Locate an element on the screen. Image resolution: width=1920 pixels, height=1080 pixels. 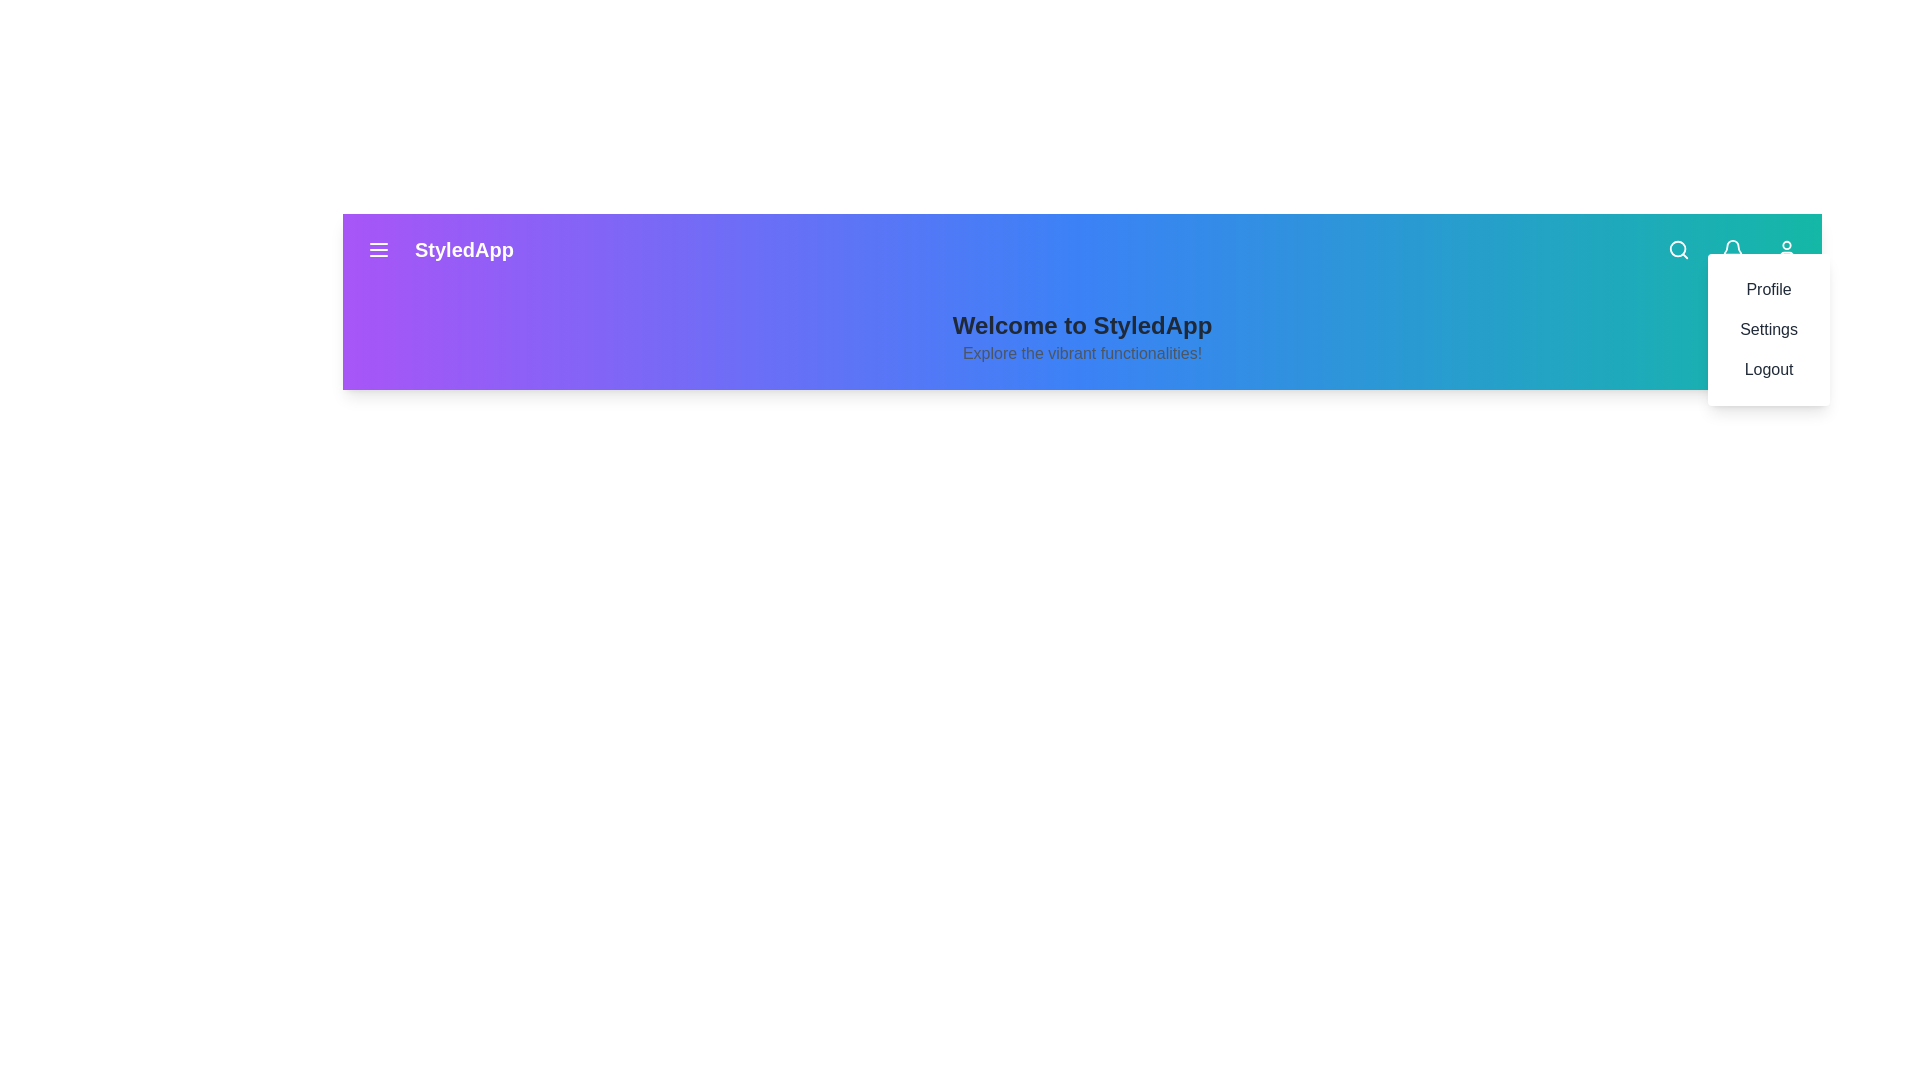
the option Profile from the dropdown menu is located at coordinates (1769, 289).